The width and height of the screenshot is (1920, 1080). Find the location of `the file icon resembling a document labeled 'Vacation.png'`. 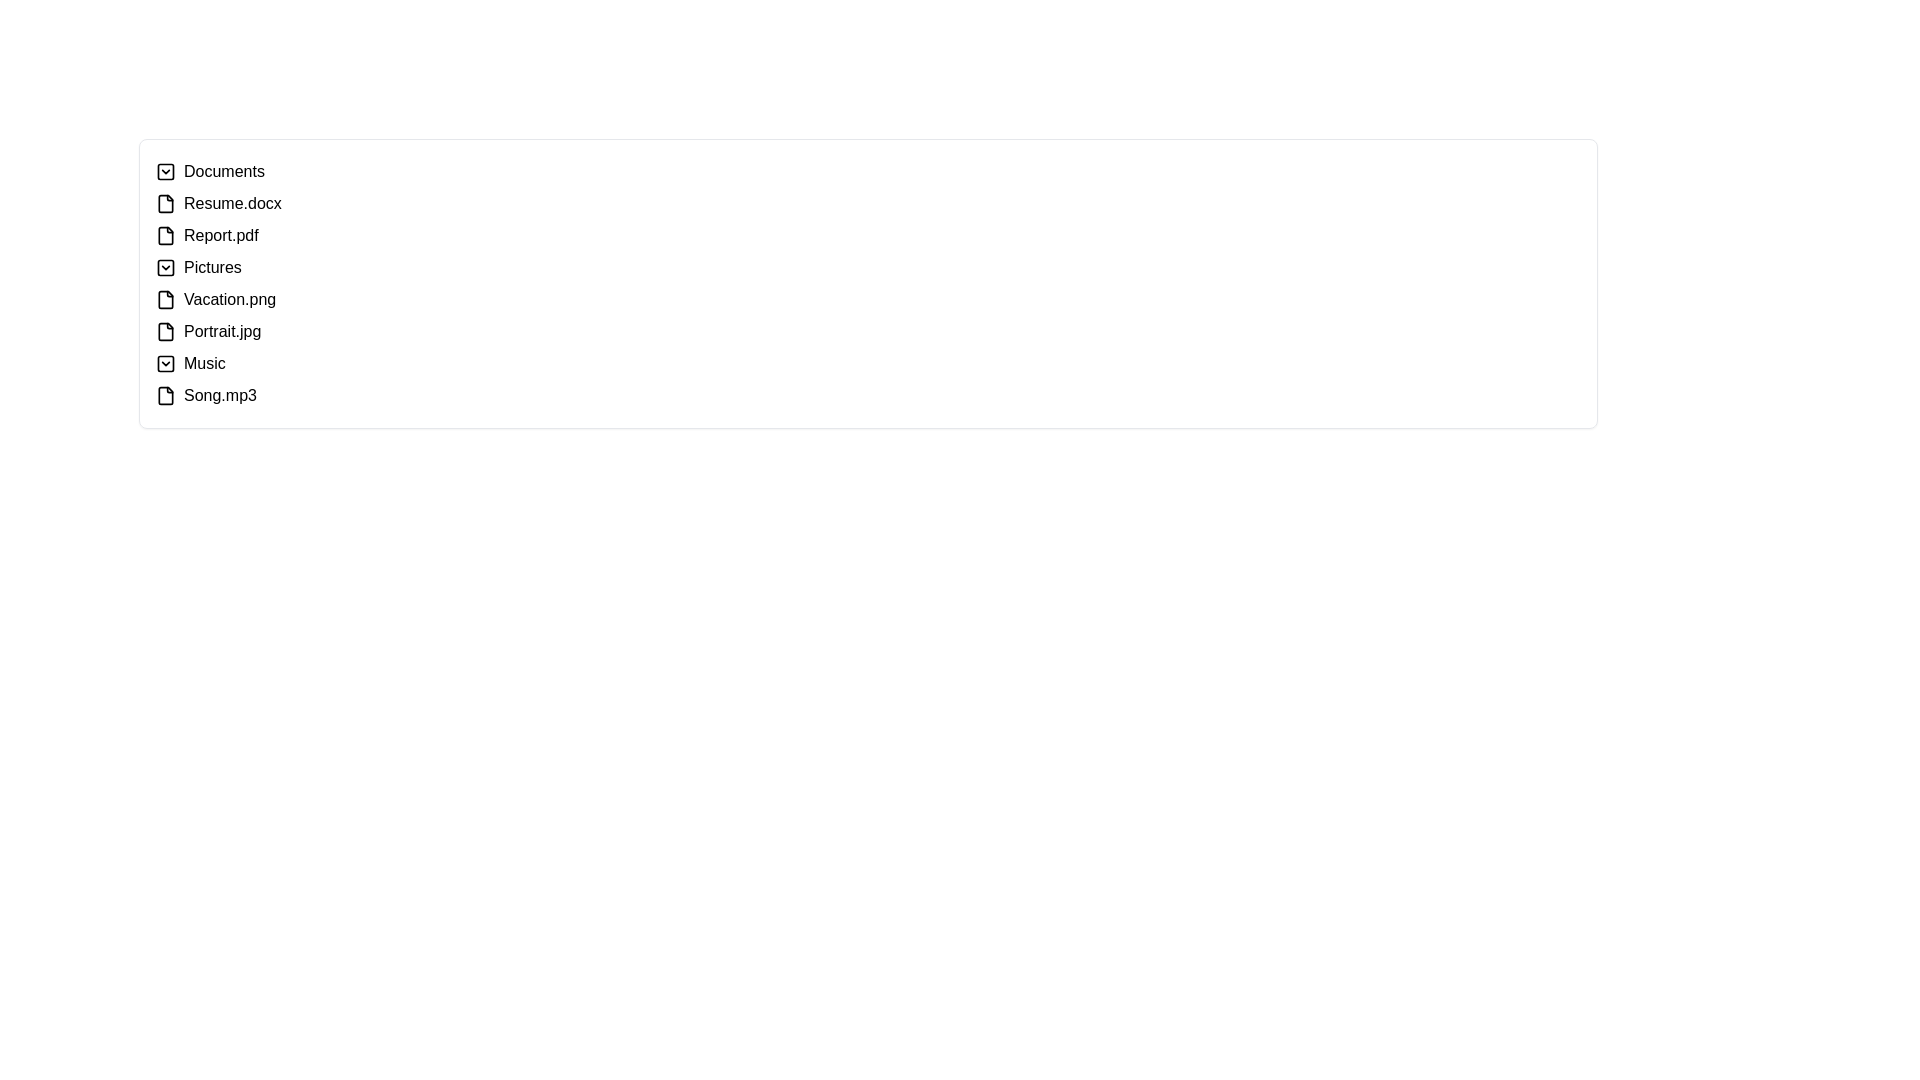

the file icon resembling a document labeled 'Vacation.png' is located at coordinates (166, 300).